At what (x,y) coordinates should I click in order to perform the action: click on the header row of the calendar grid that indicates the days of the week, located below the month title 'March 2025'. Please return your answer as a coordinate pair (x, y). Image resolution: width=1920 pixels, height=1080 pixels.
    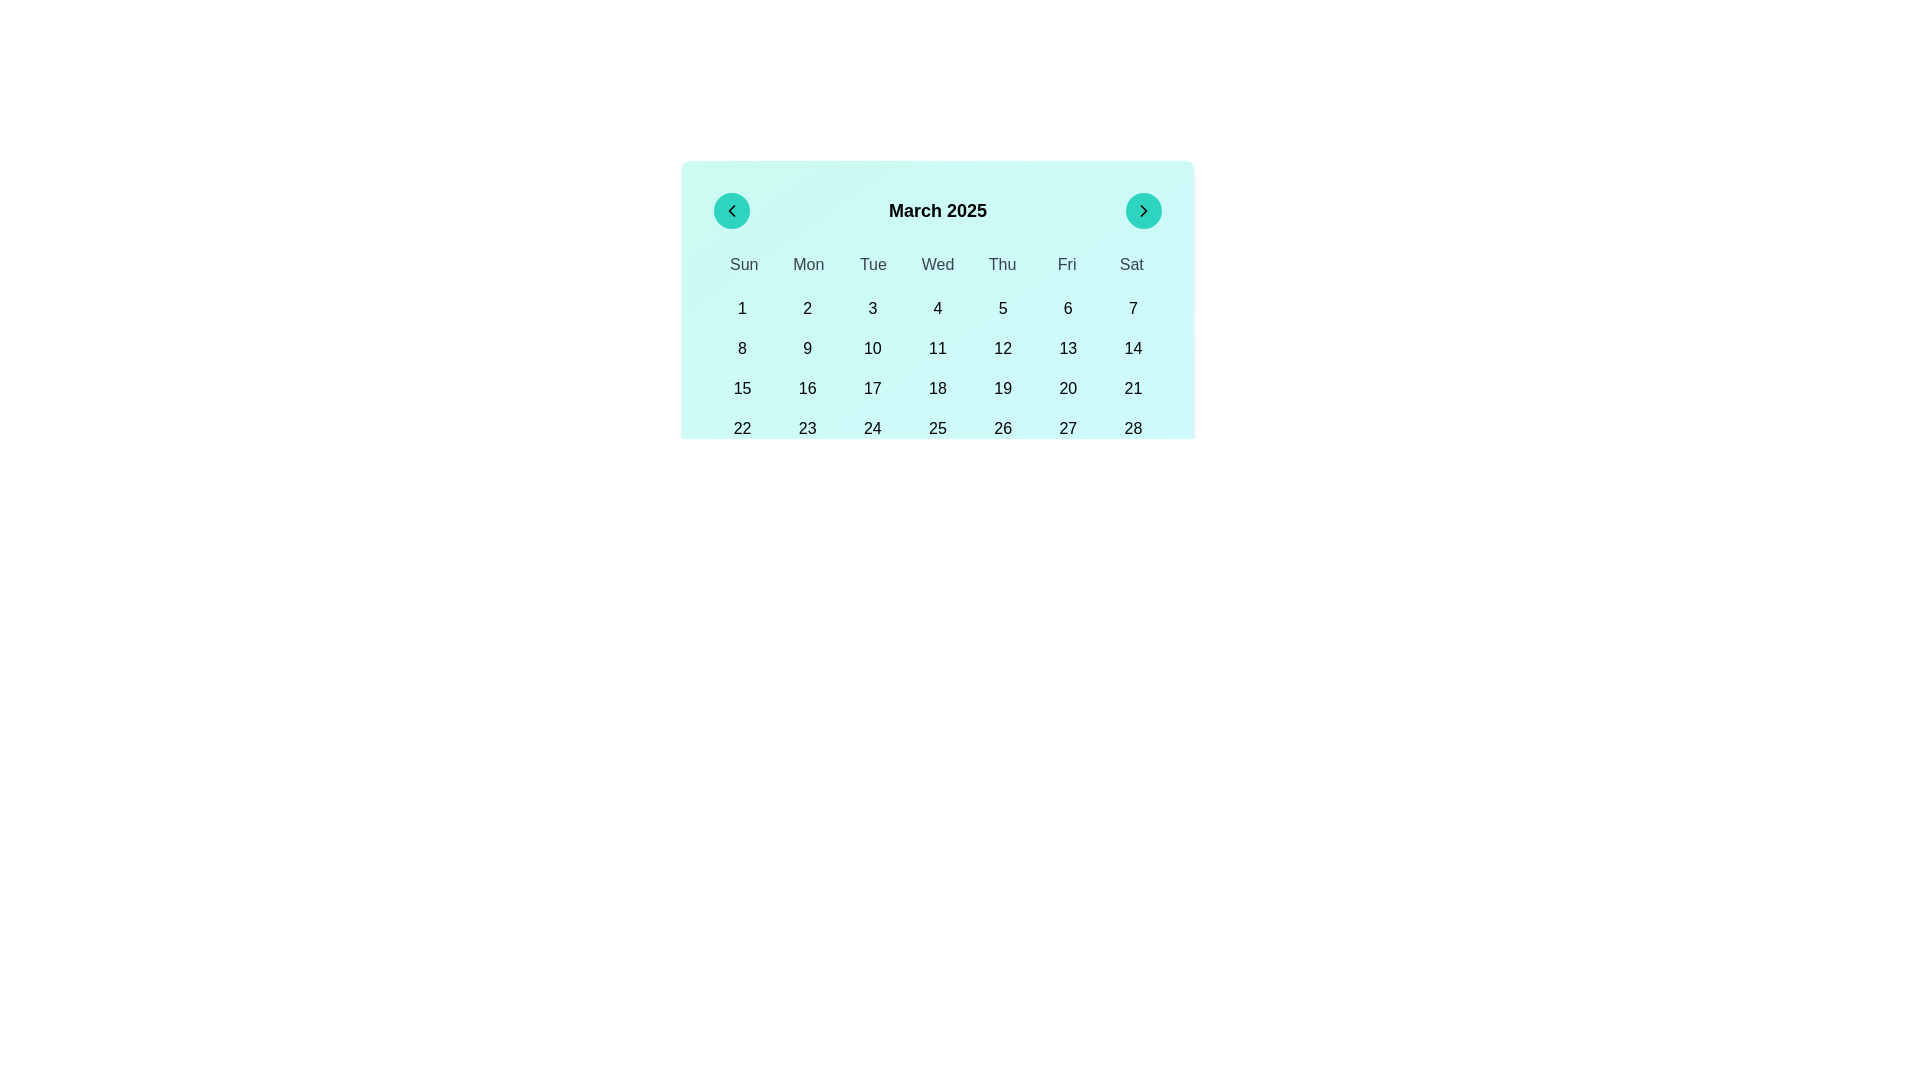
    Looking at the image, I should click on (936, 264).